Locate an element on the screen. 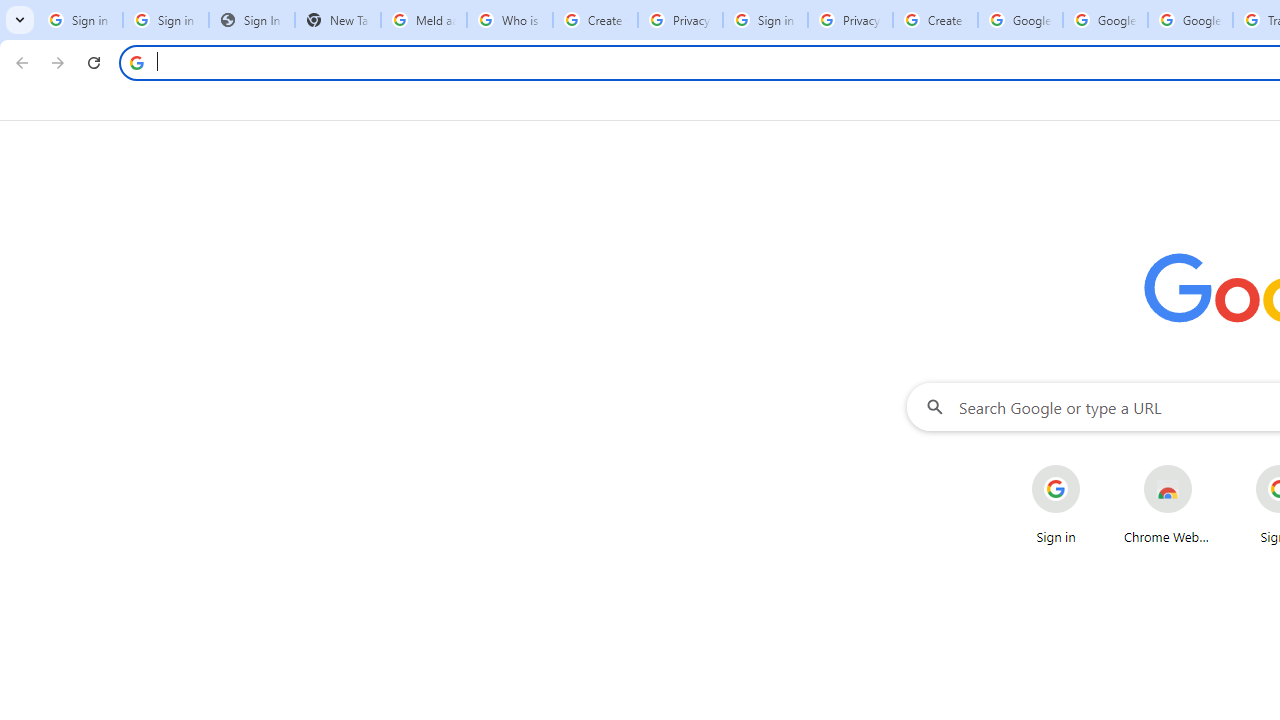  'More actions for Sign in shortcut' is located at coordinates (1094, 466).